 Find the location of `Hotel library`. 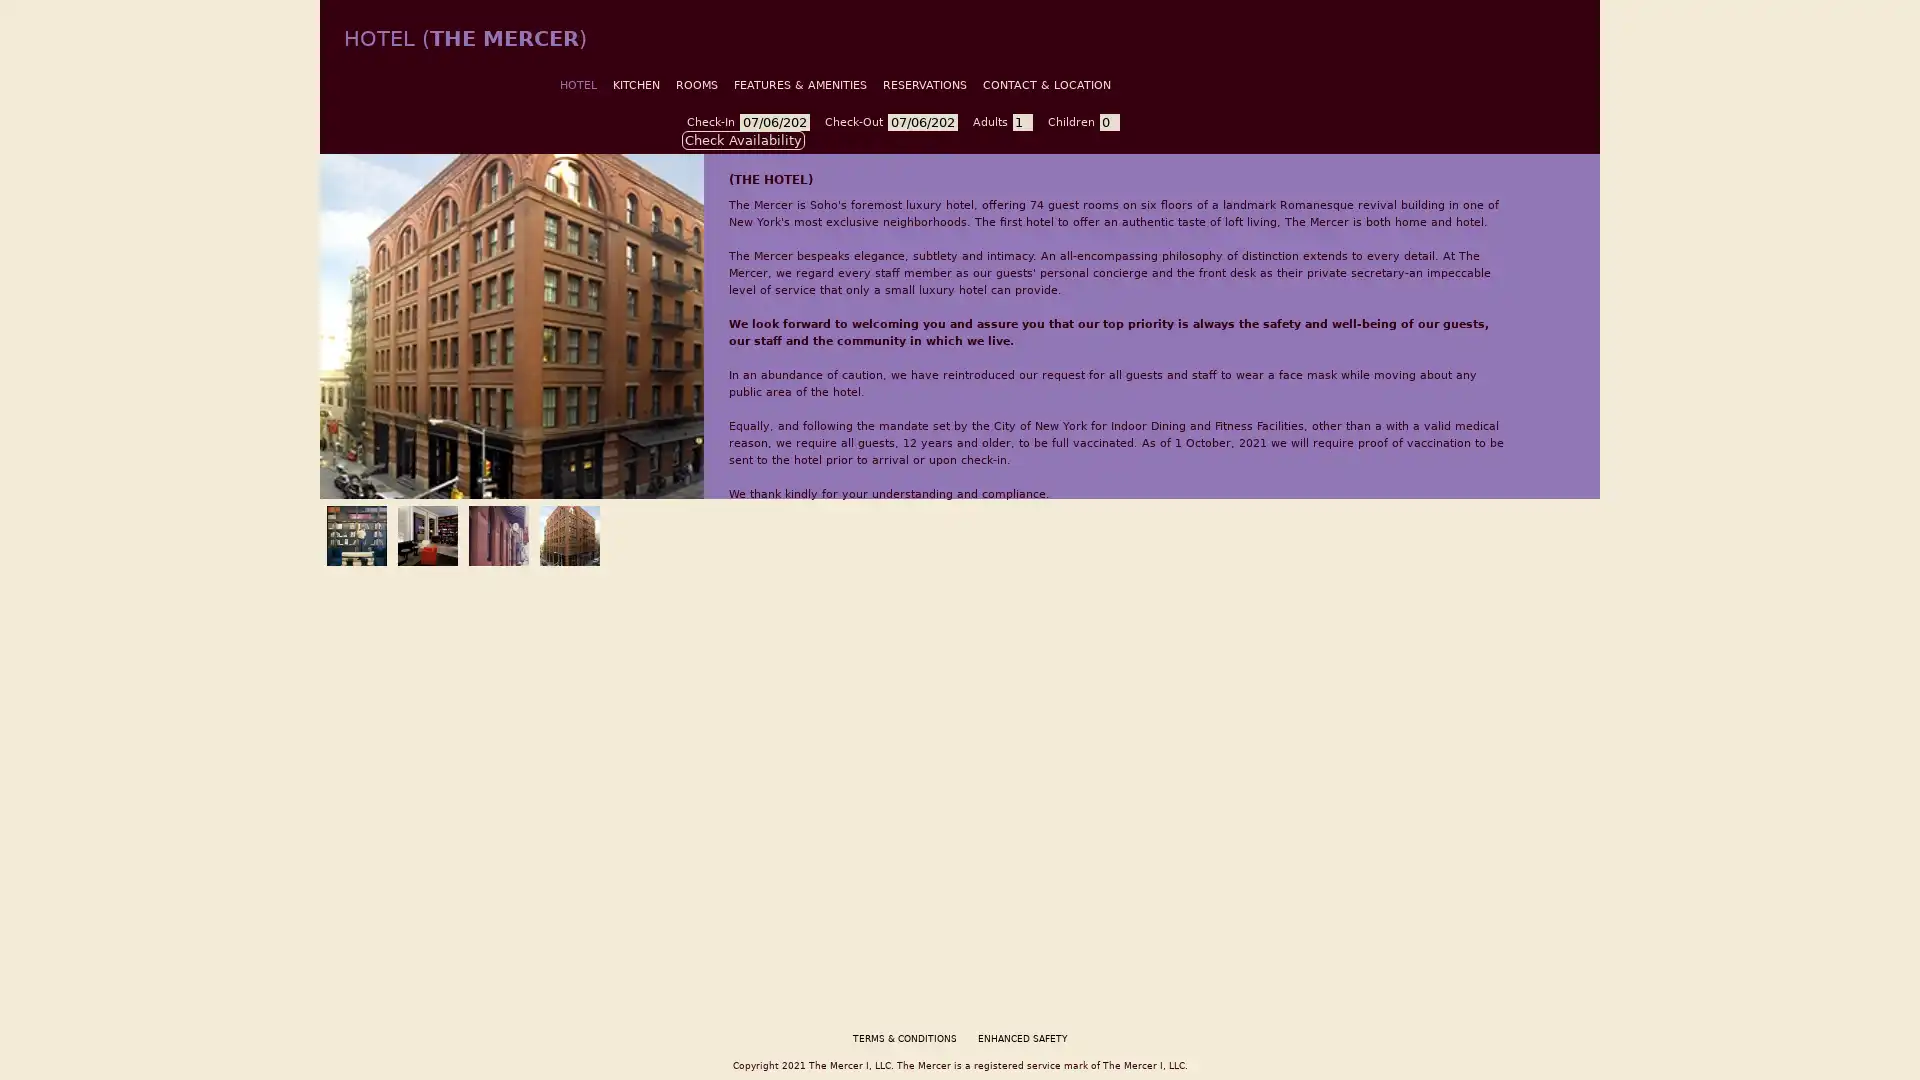

Hotel library is located at coordinates (353, 531).